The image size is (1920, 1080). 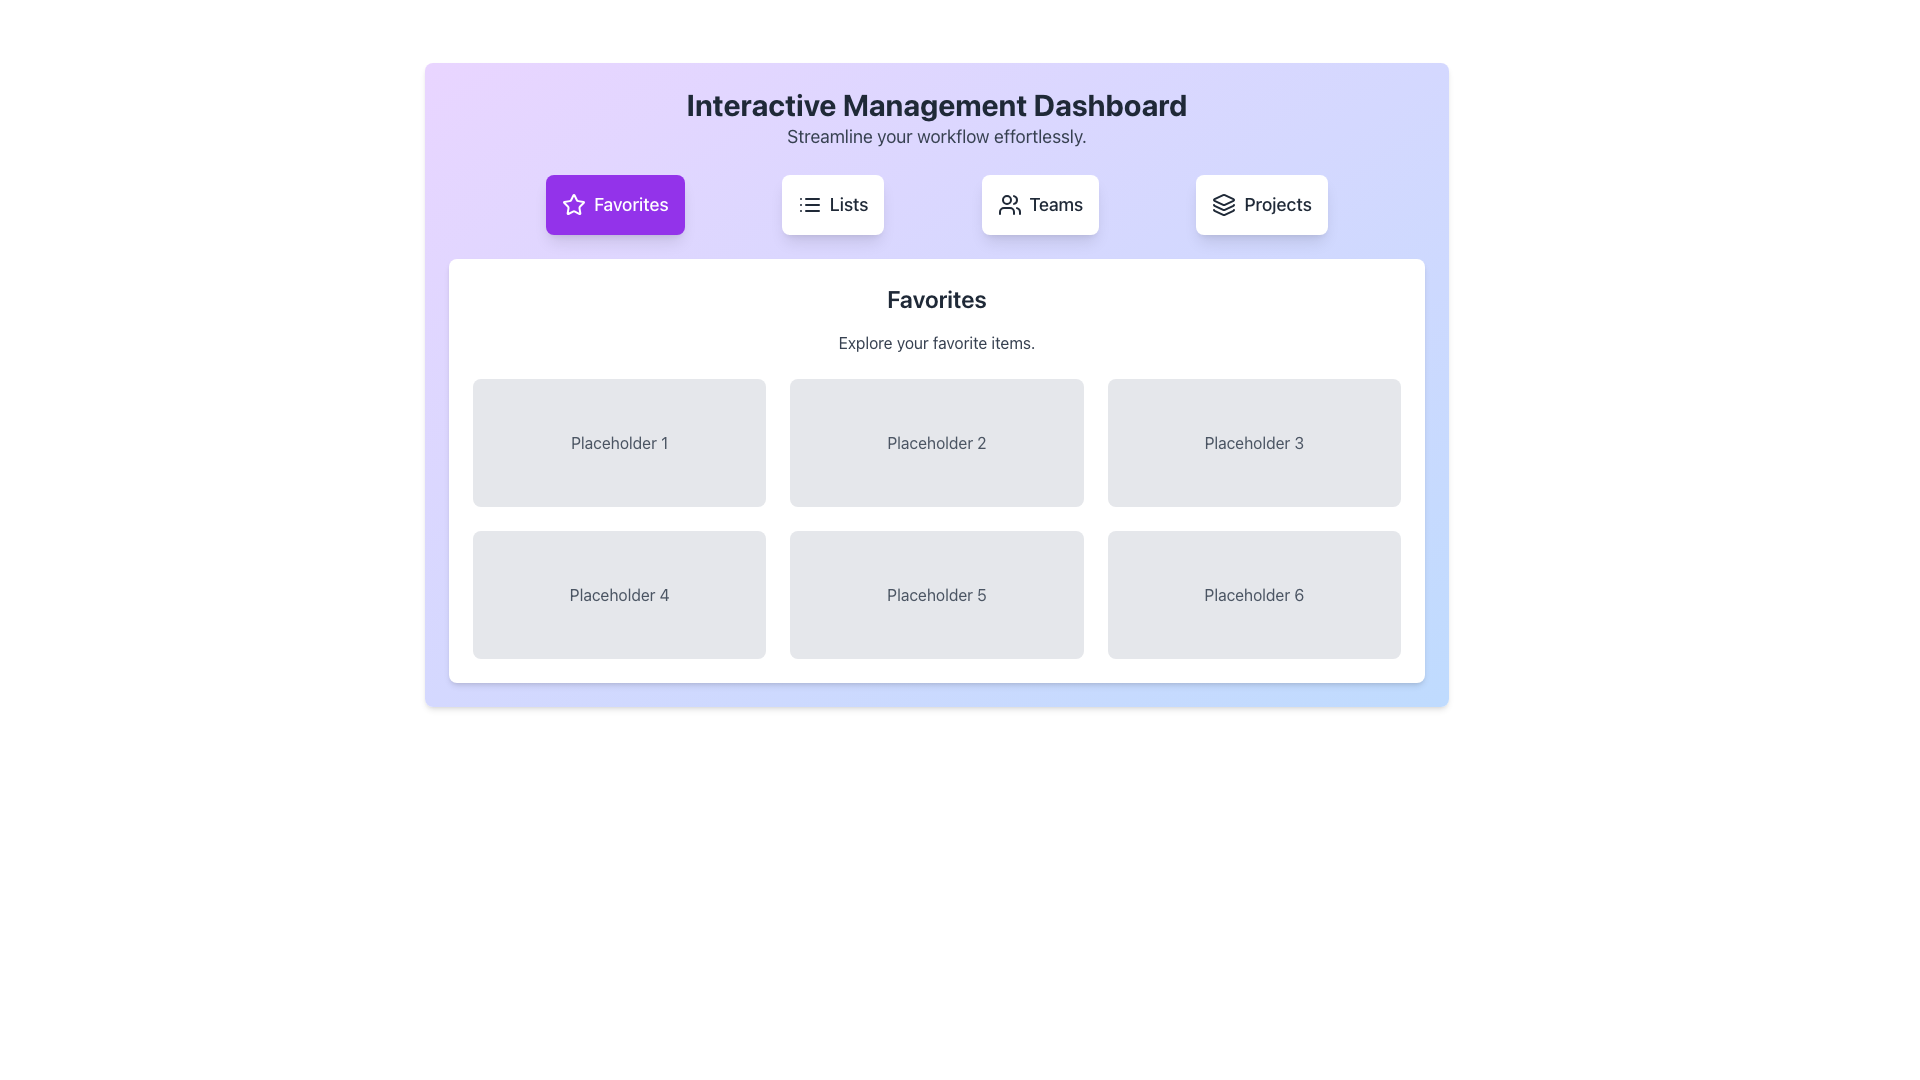 What do you see at coordinates (833, 204) in the screenshot?
I see `the second button in the navigation bar` at bounding box center [833, 204].